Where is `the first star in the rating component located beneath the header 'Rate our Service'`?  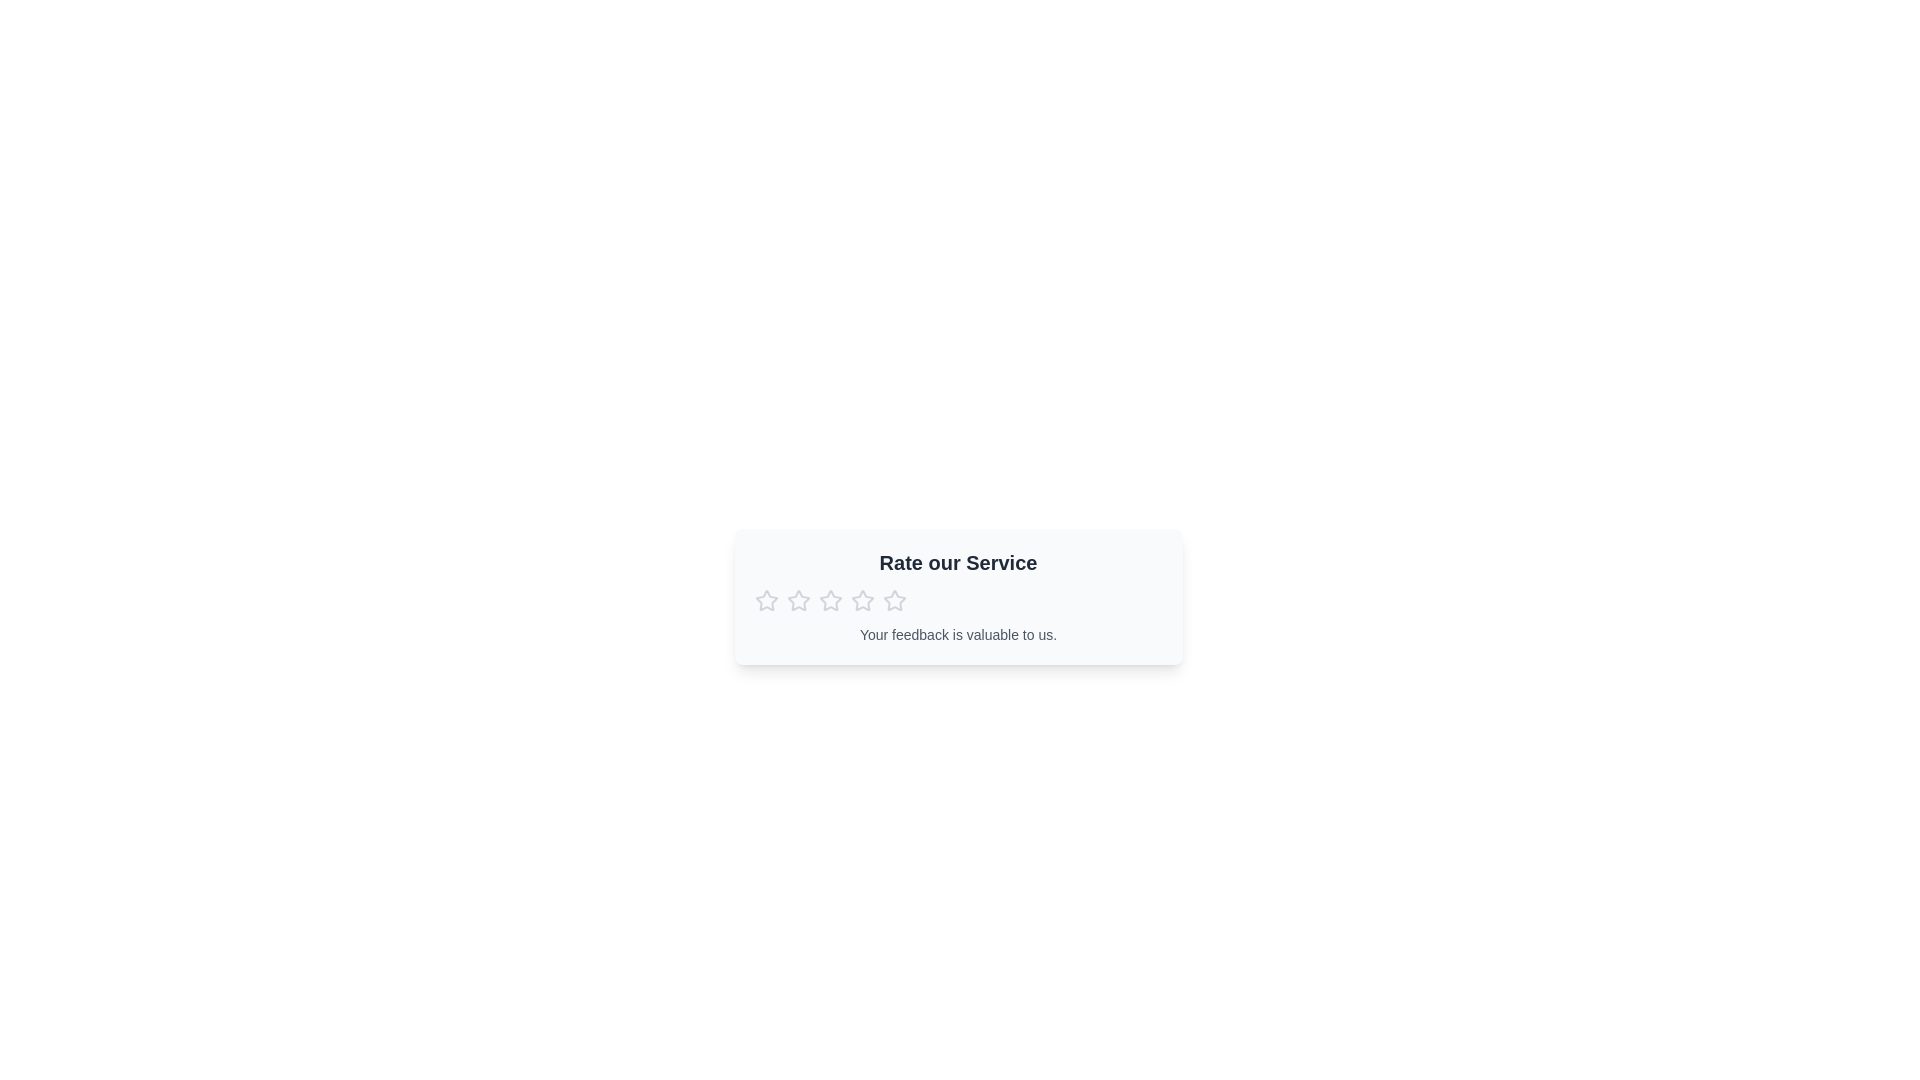
the first star in the rating component located beneath the header 'Rate our Service' is located at coordinates (765, 599).